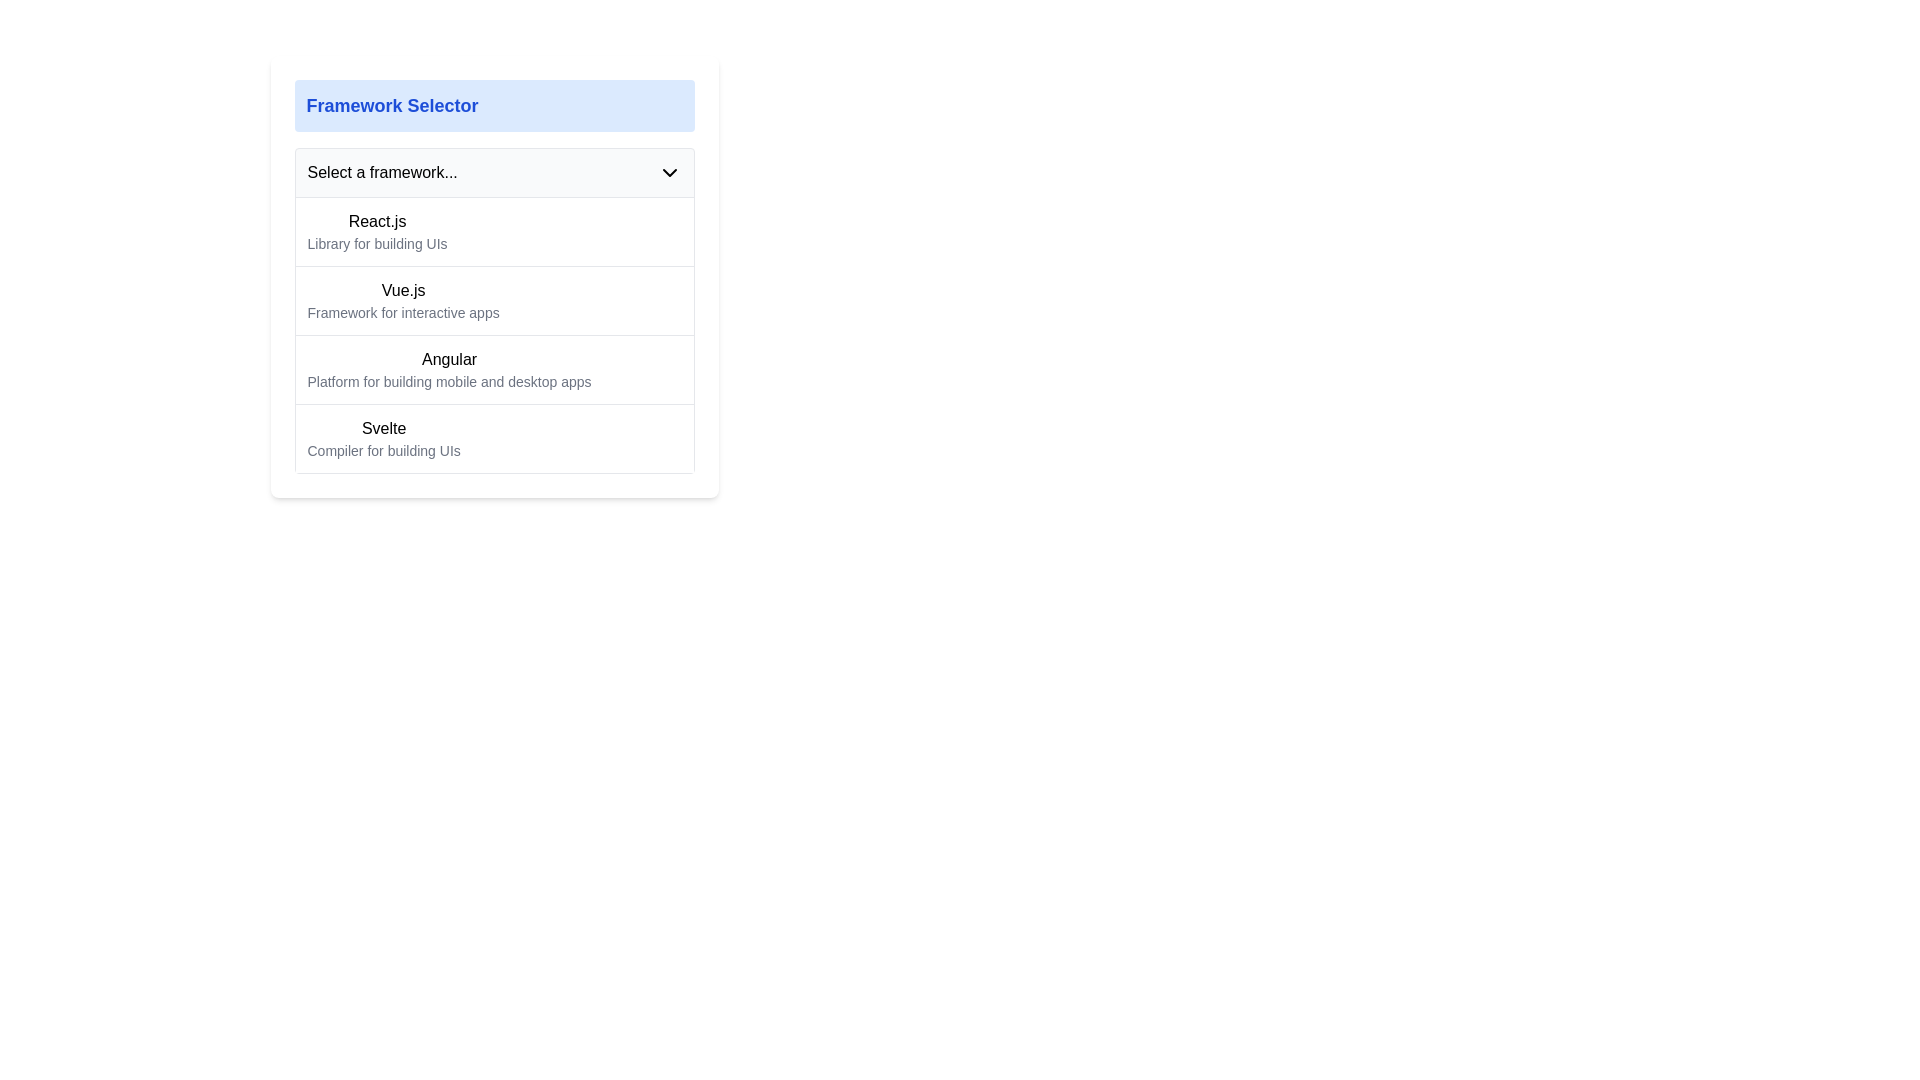 This screenshot has height=1080, width=1920. What do you see at coordinates (384, 451) in the screenshot?
I see `text content of the gray text label that says 'Compiler for building UIs', located directly below the bold text 'Svelte' in the fourth list item of the dropdown menu titled 'Framework Selector'` at bounding box center [384, 451].